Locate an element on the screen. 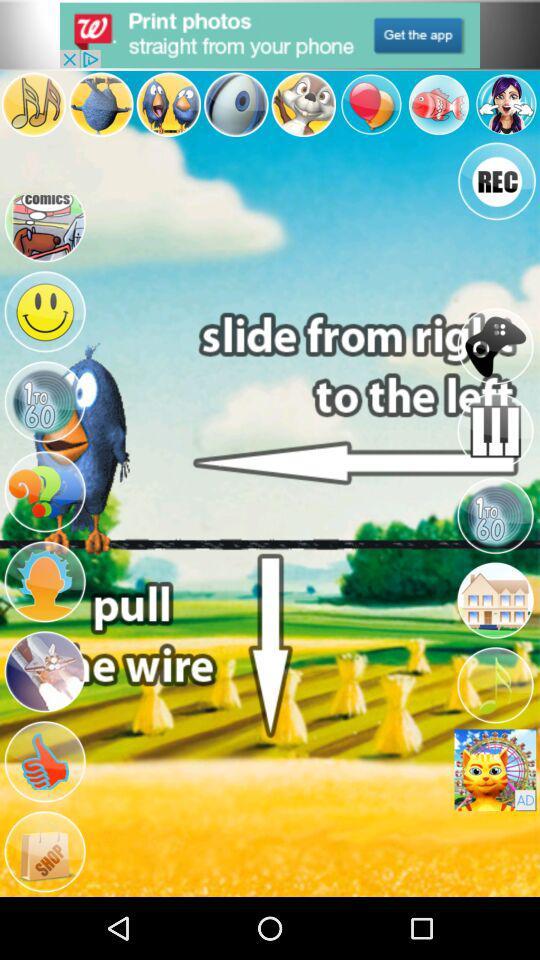  the icon below joystick icon is located at coordinates (494, 431).